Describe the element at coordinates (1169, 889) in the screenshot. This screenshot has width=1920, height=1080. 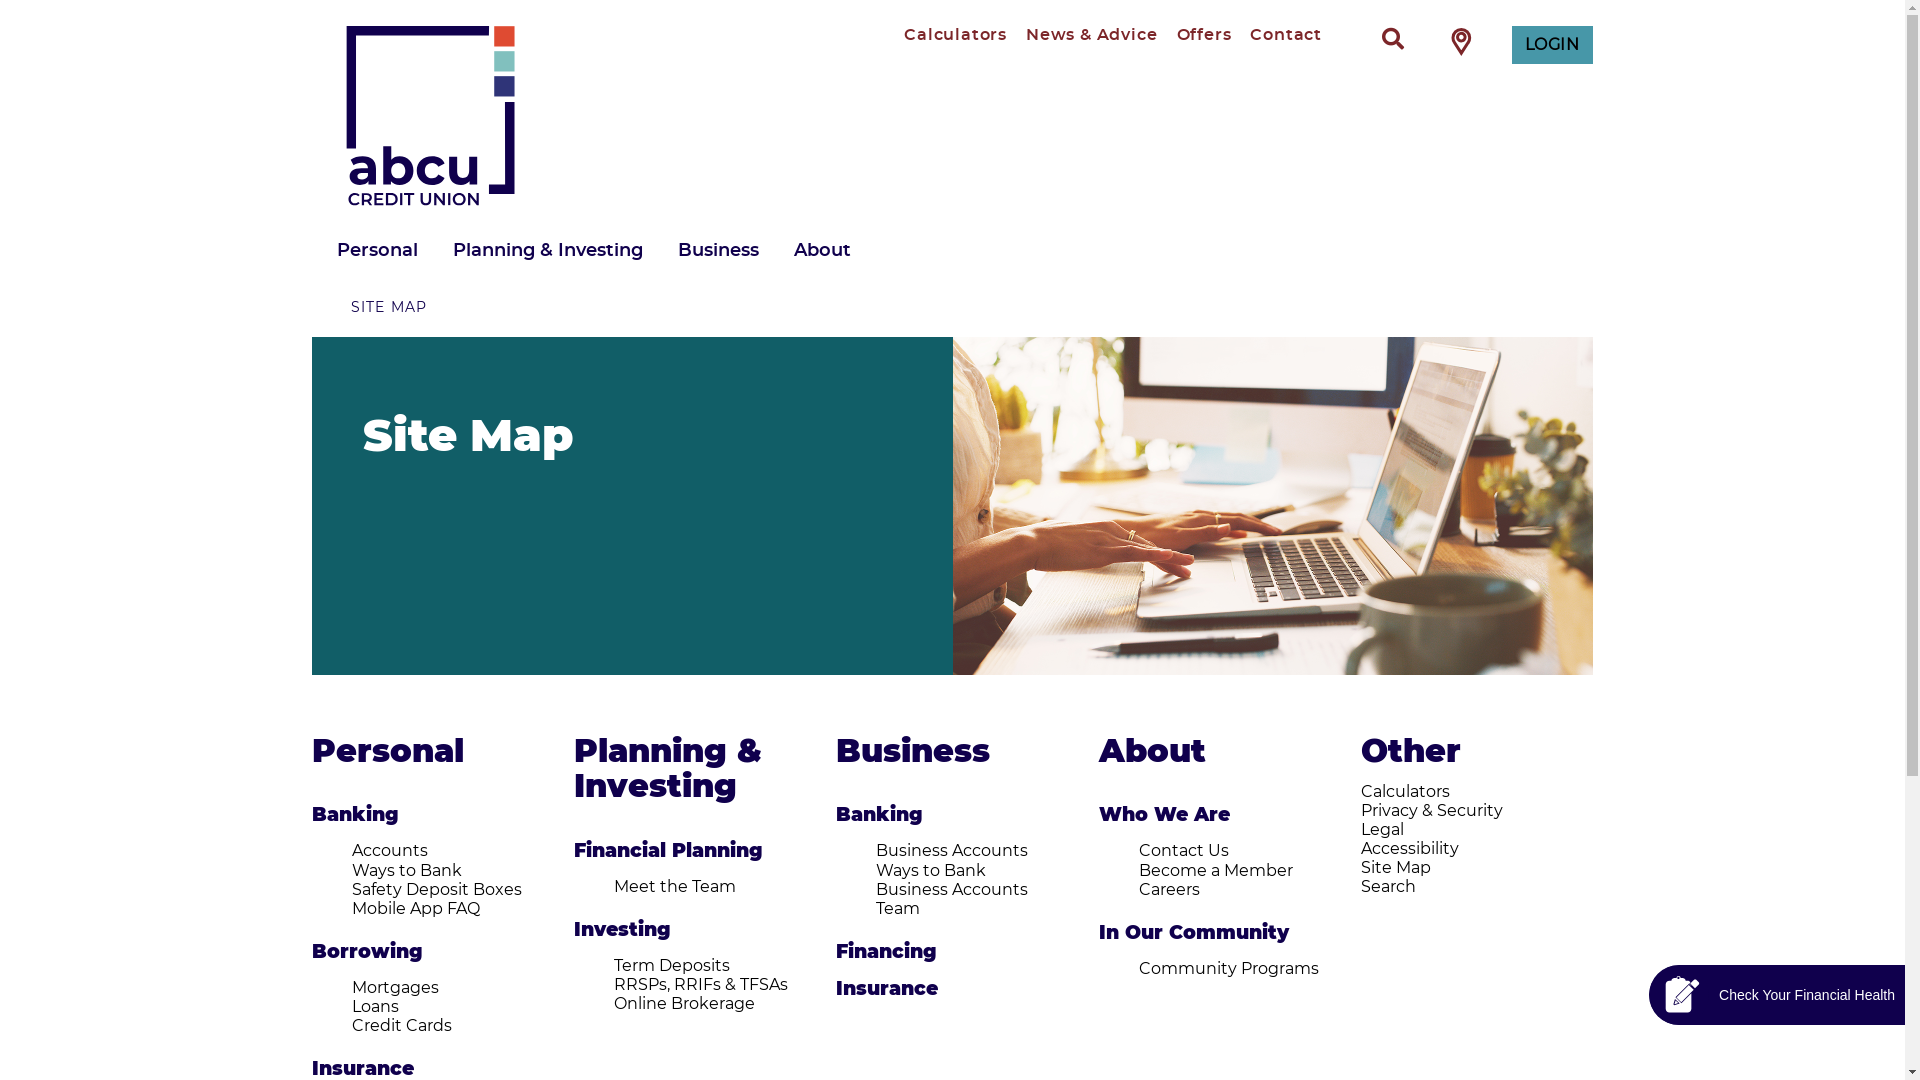
I see `'Careers'` at that location.